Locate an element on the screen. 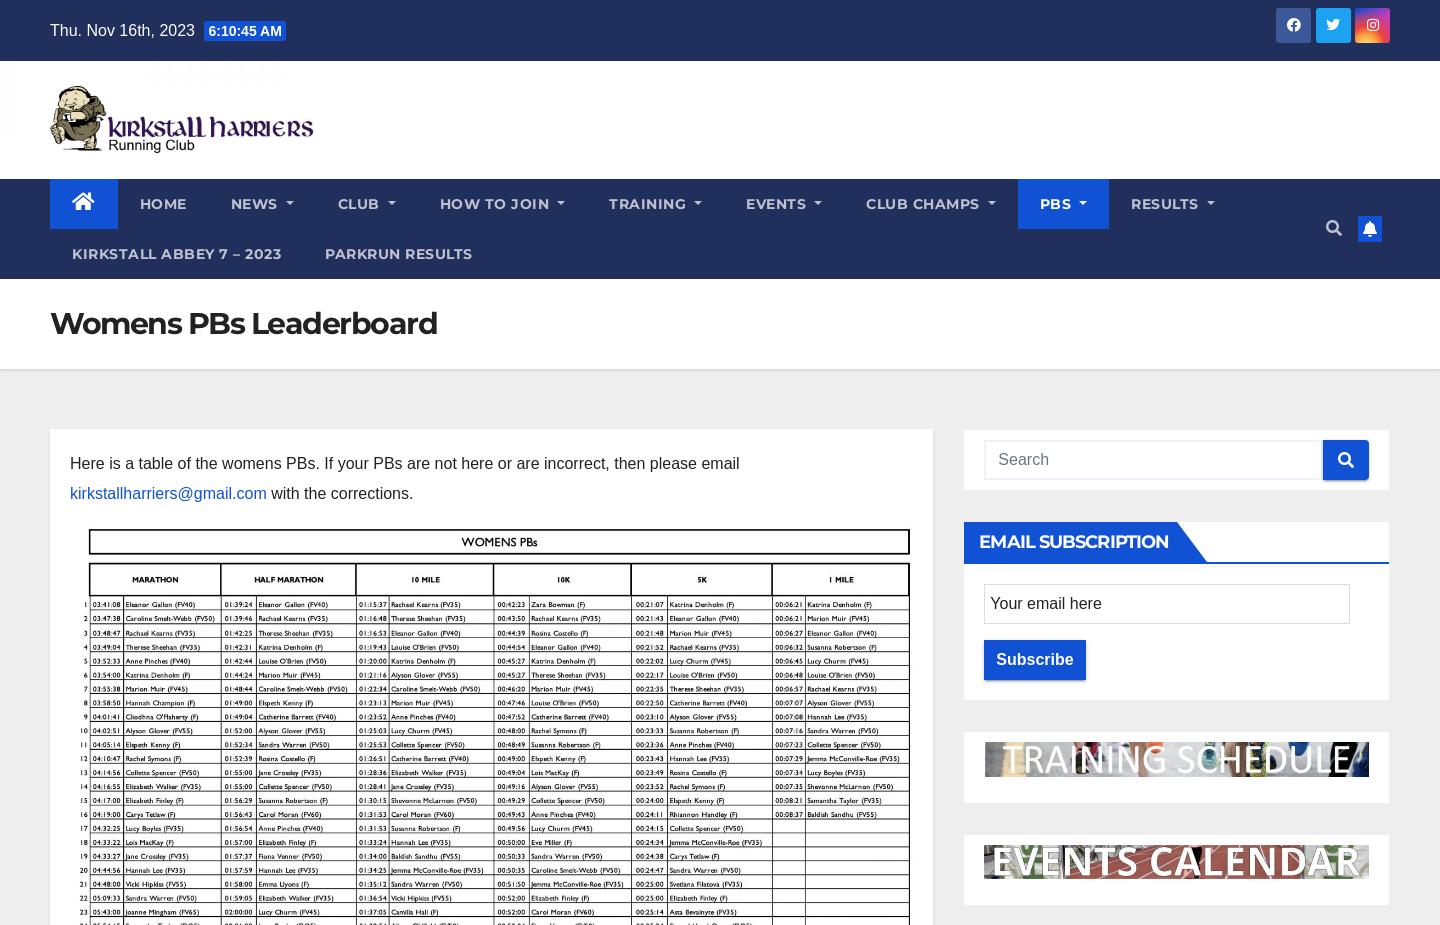 The width and height of the screenshot is (1440, 925). 'Subscribe' is located at coordinates (1034, 659).